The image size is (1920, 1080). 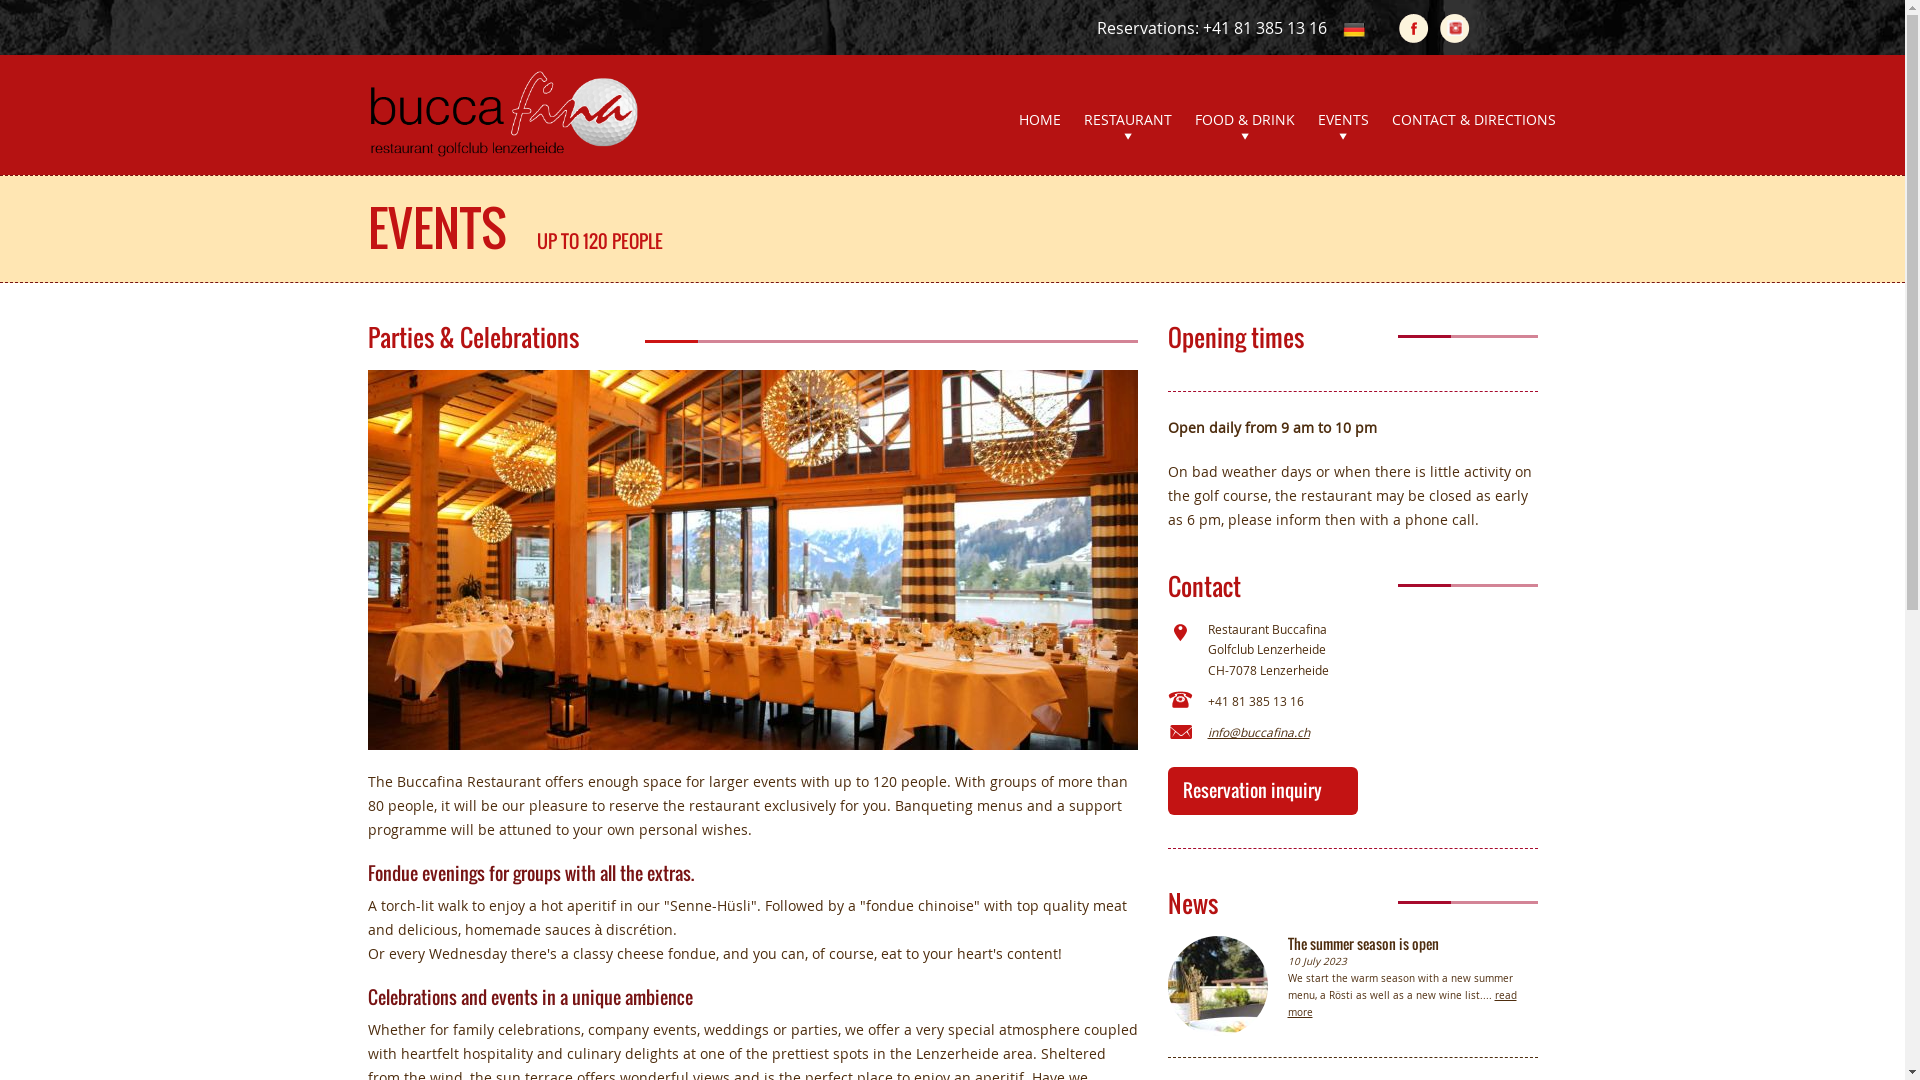 I want to click on 'RESTAURANT', so click(x=1083, y=130).